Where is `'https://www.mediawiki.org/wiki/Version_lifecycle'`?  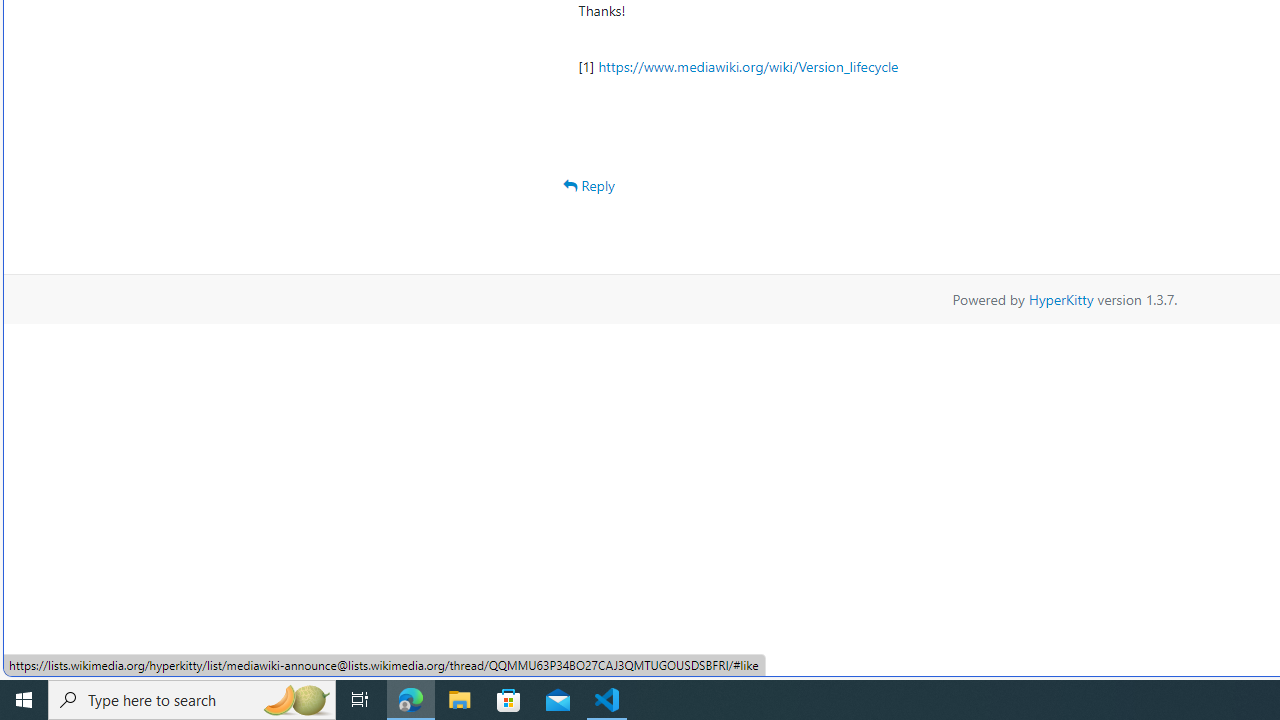
'https://www.mediawiki.org/wiki/Version_lifecycle' is located at coordinates (747, 65).